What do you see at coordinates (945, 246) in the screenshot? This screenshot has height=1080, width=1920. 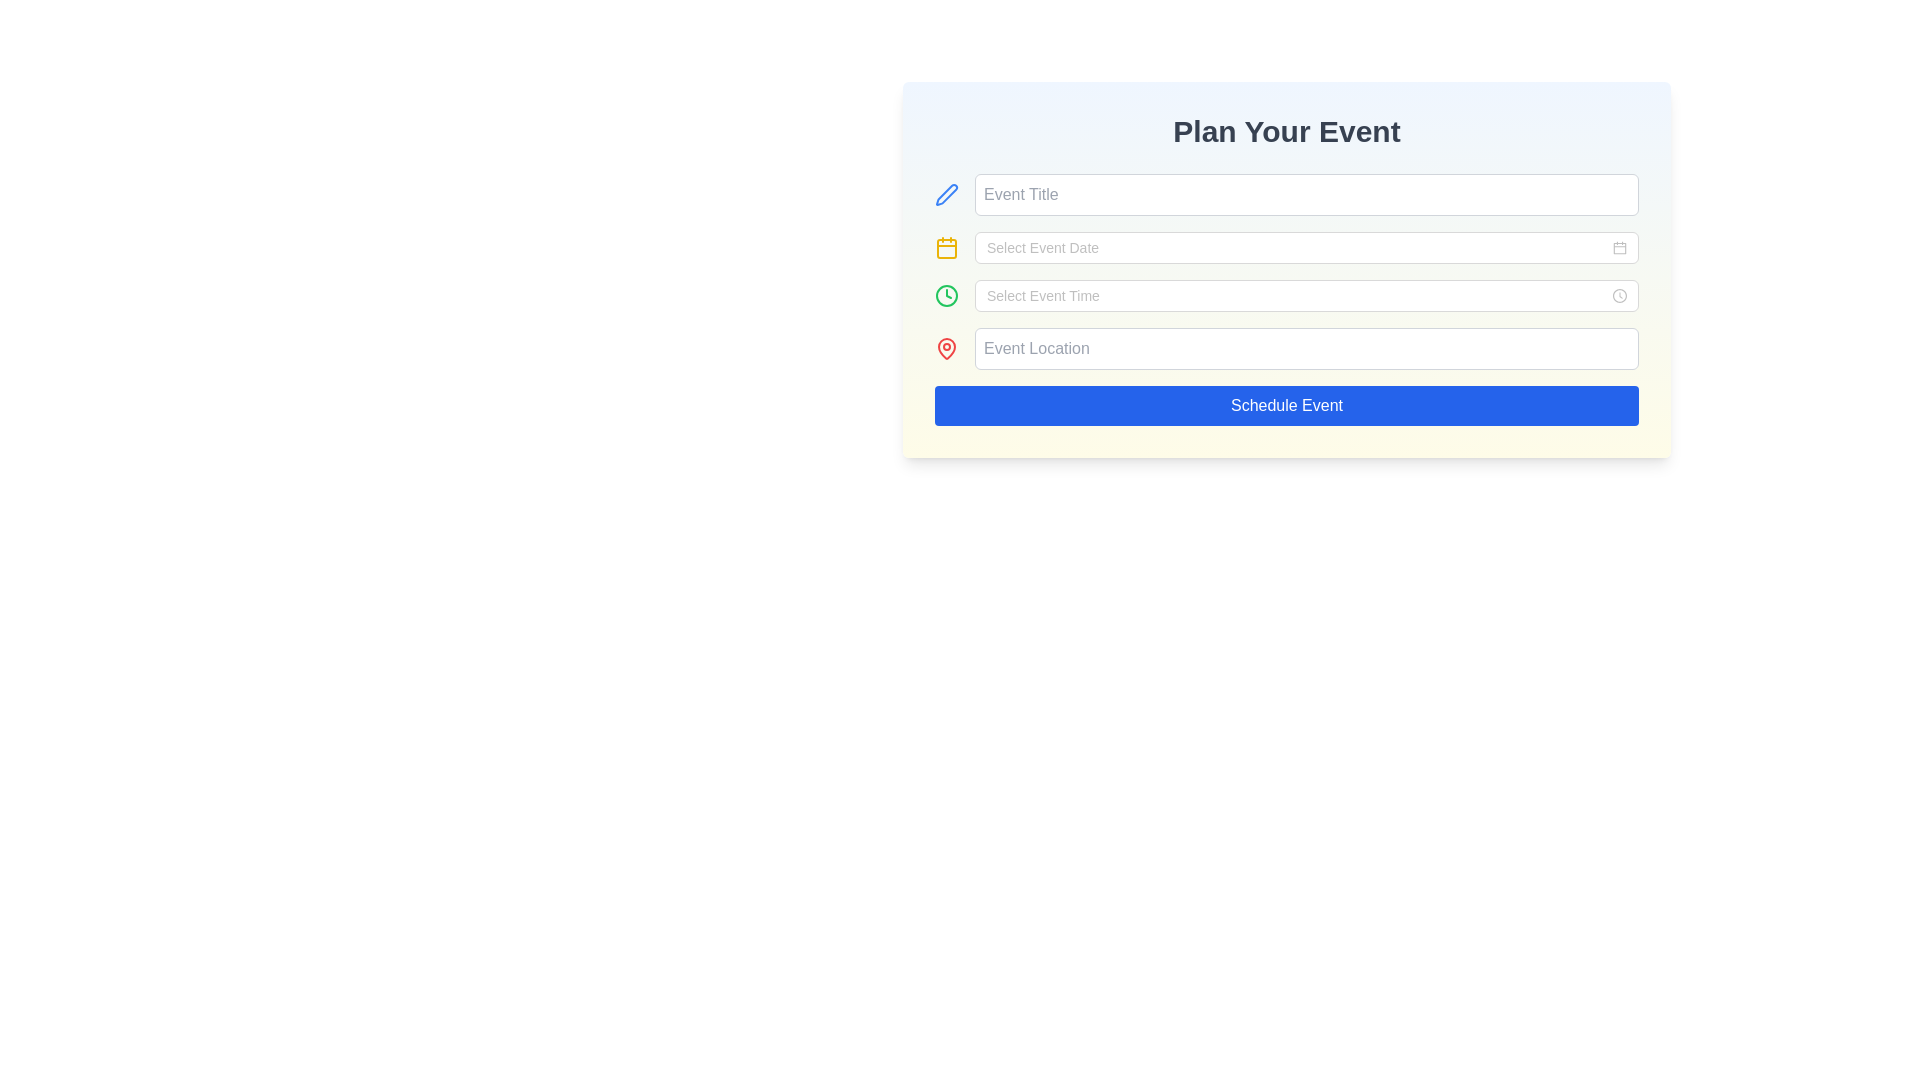 I see `the yellow calendar icon with a square outline and rounded corners, located next to the input field labeled 'Select Event Date'` at bounding box center [945, 246].